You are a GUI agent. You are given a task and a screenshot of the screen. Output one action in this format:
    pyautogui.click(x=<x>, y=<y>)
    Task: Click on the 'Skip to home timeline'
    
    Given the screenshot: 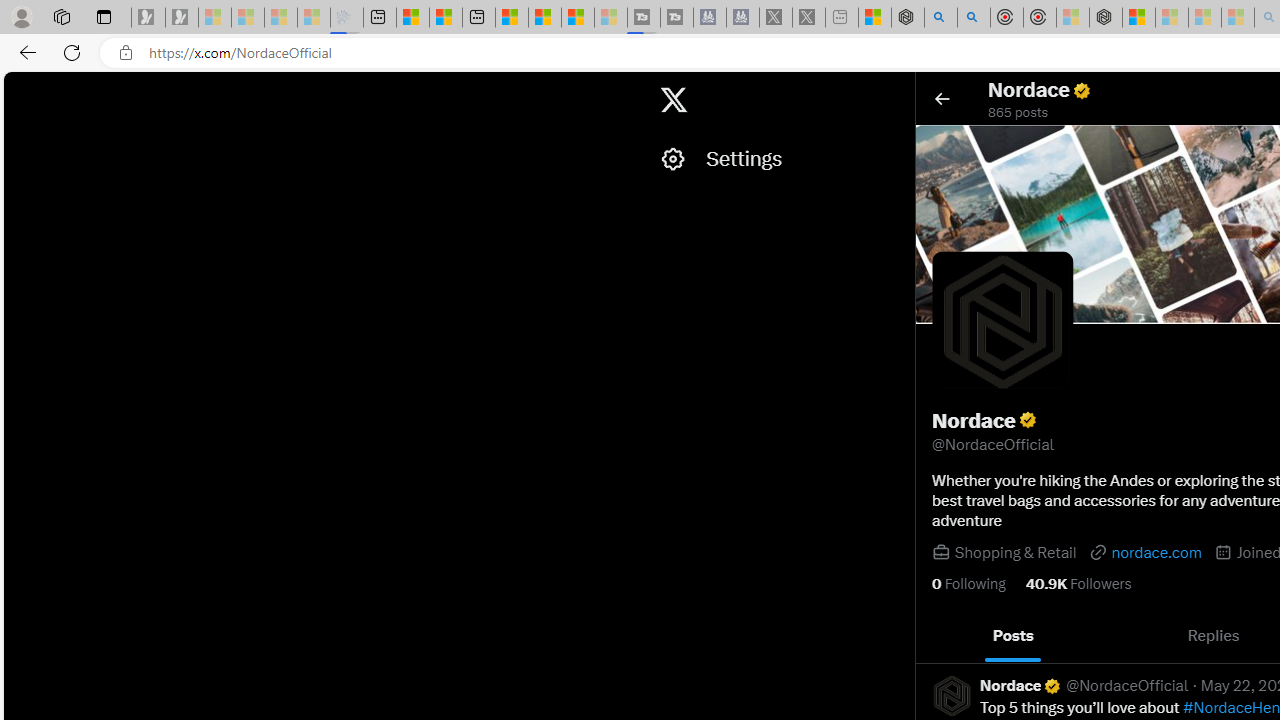 What is the action you would take?
    pyautogui.click(x=21, y=90)
    